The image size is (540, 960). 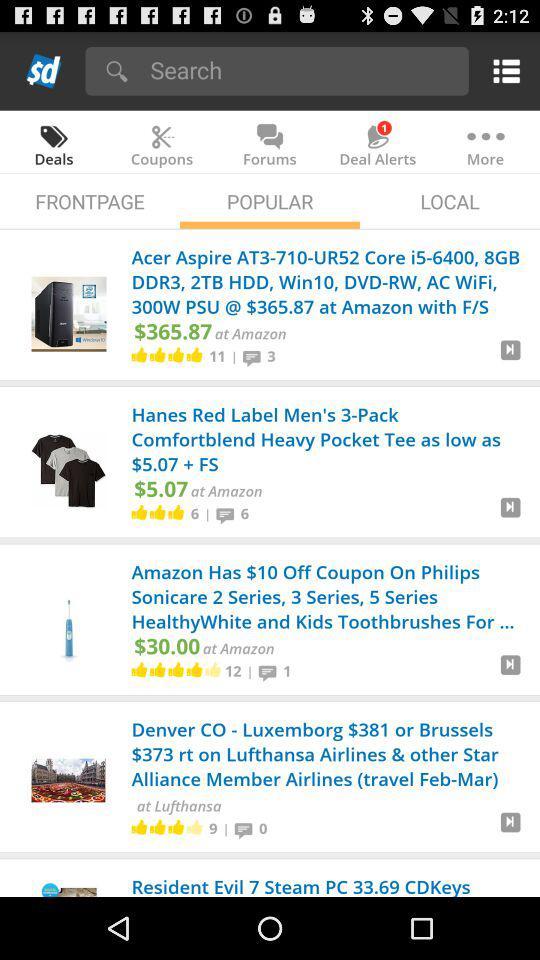 What do you see at coordinates (329, 755) in the screenshot?
I see `denver co luxemborg item` at bounding box center [329, 755].